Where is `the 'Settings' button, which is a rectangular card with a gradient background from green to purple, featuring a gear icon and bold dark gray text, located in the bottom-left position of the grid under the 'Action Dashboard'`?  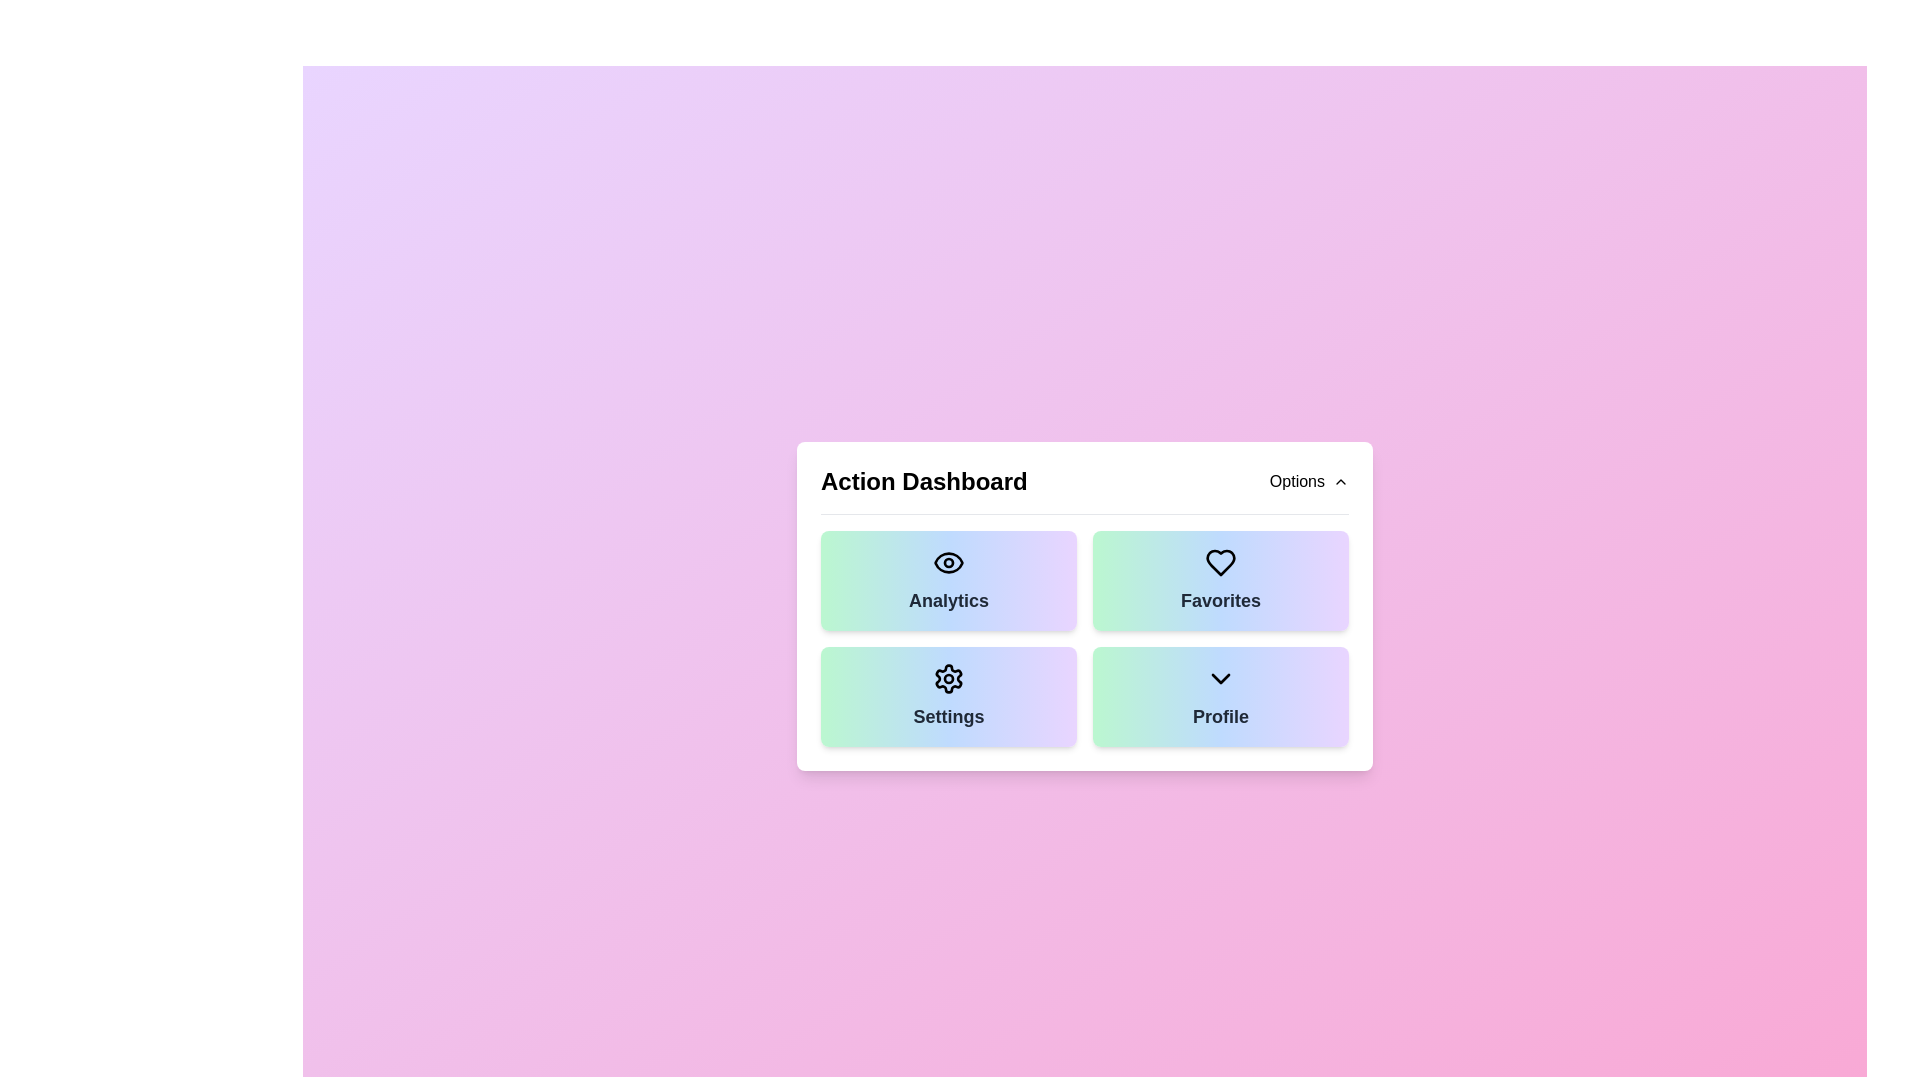
the 'Settings' button, which is a rectangular card with a gradient background from green to purple, featuring a gear icon and bold dark gray text, located in the bottom-left position of the grid under the 'Action Dashboard' is located at coordinates (948, 695).